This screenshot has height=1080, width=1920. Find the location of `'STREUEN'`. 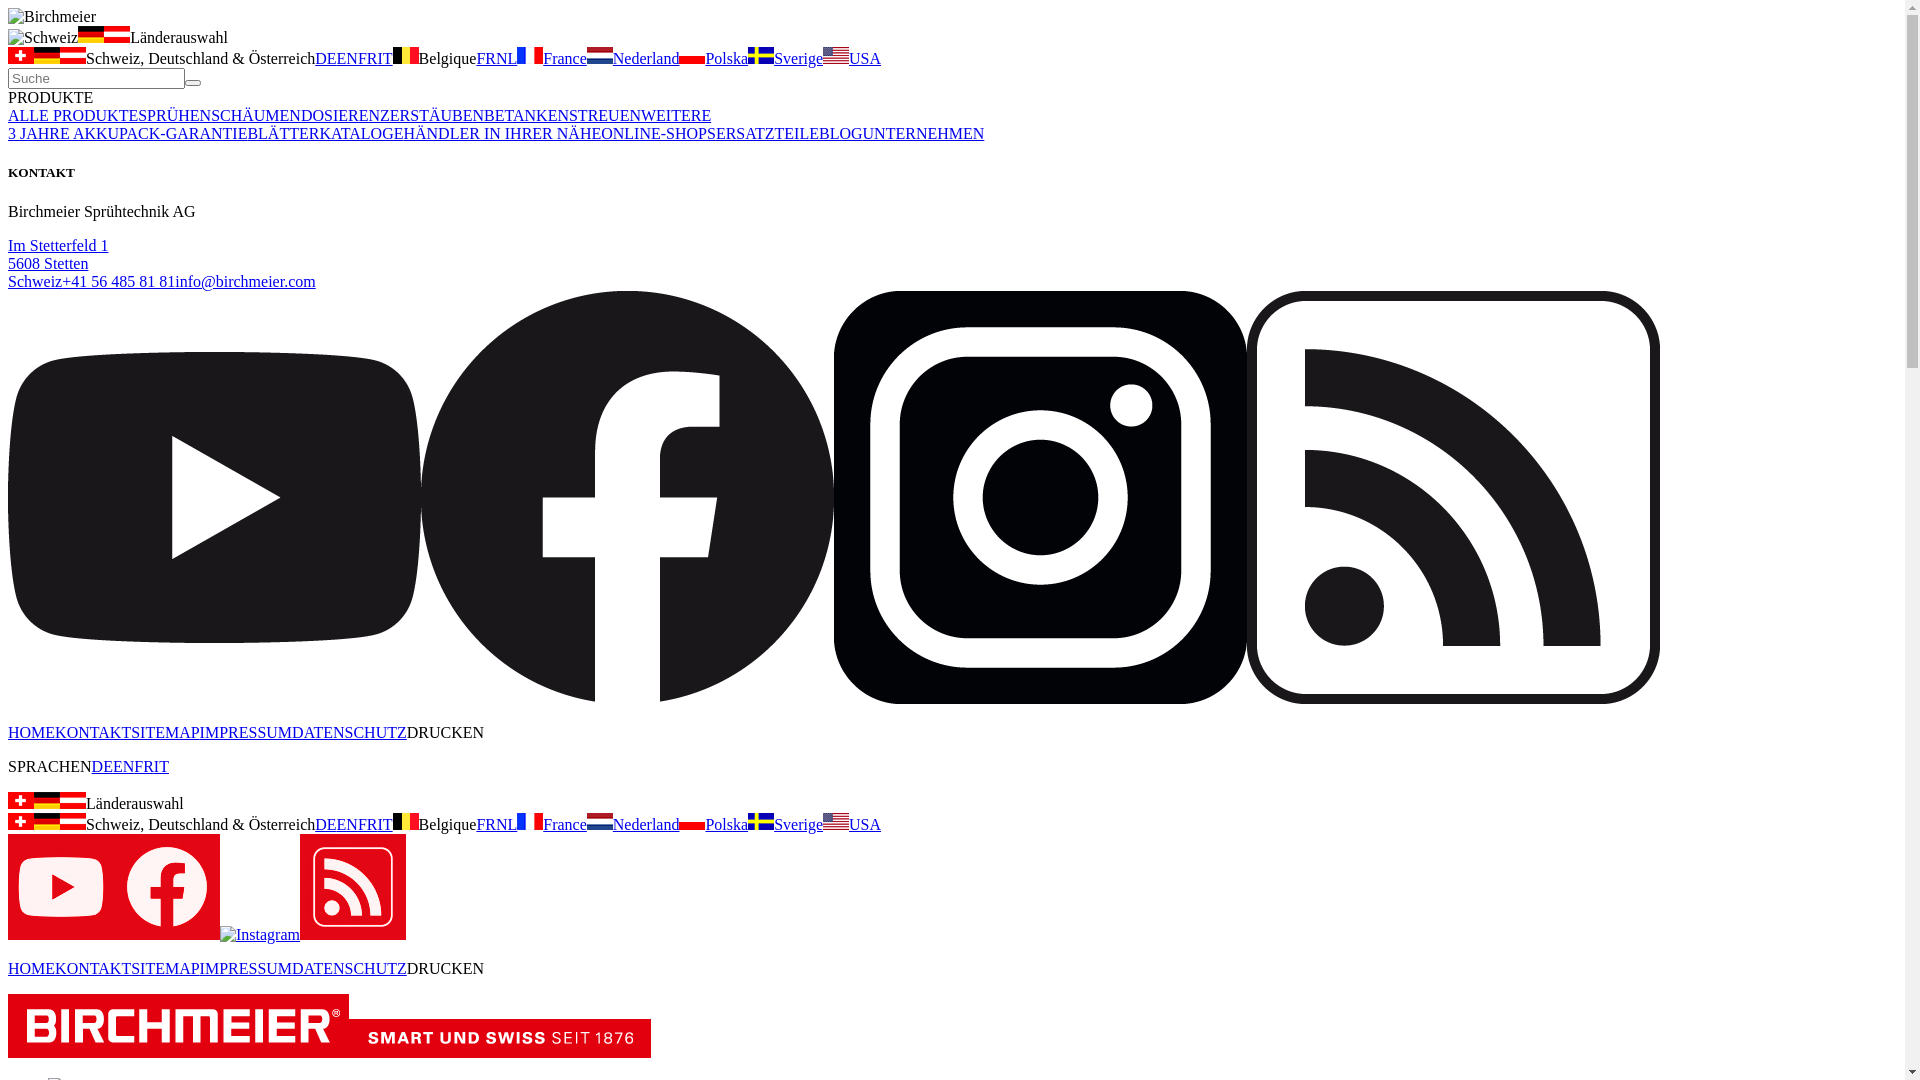

'STREUEN' is located at coordinates (603, 115).